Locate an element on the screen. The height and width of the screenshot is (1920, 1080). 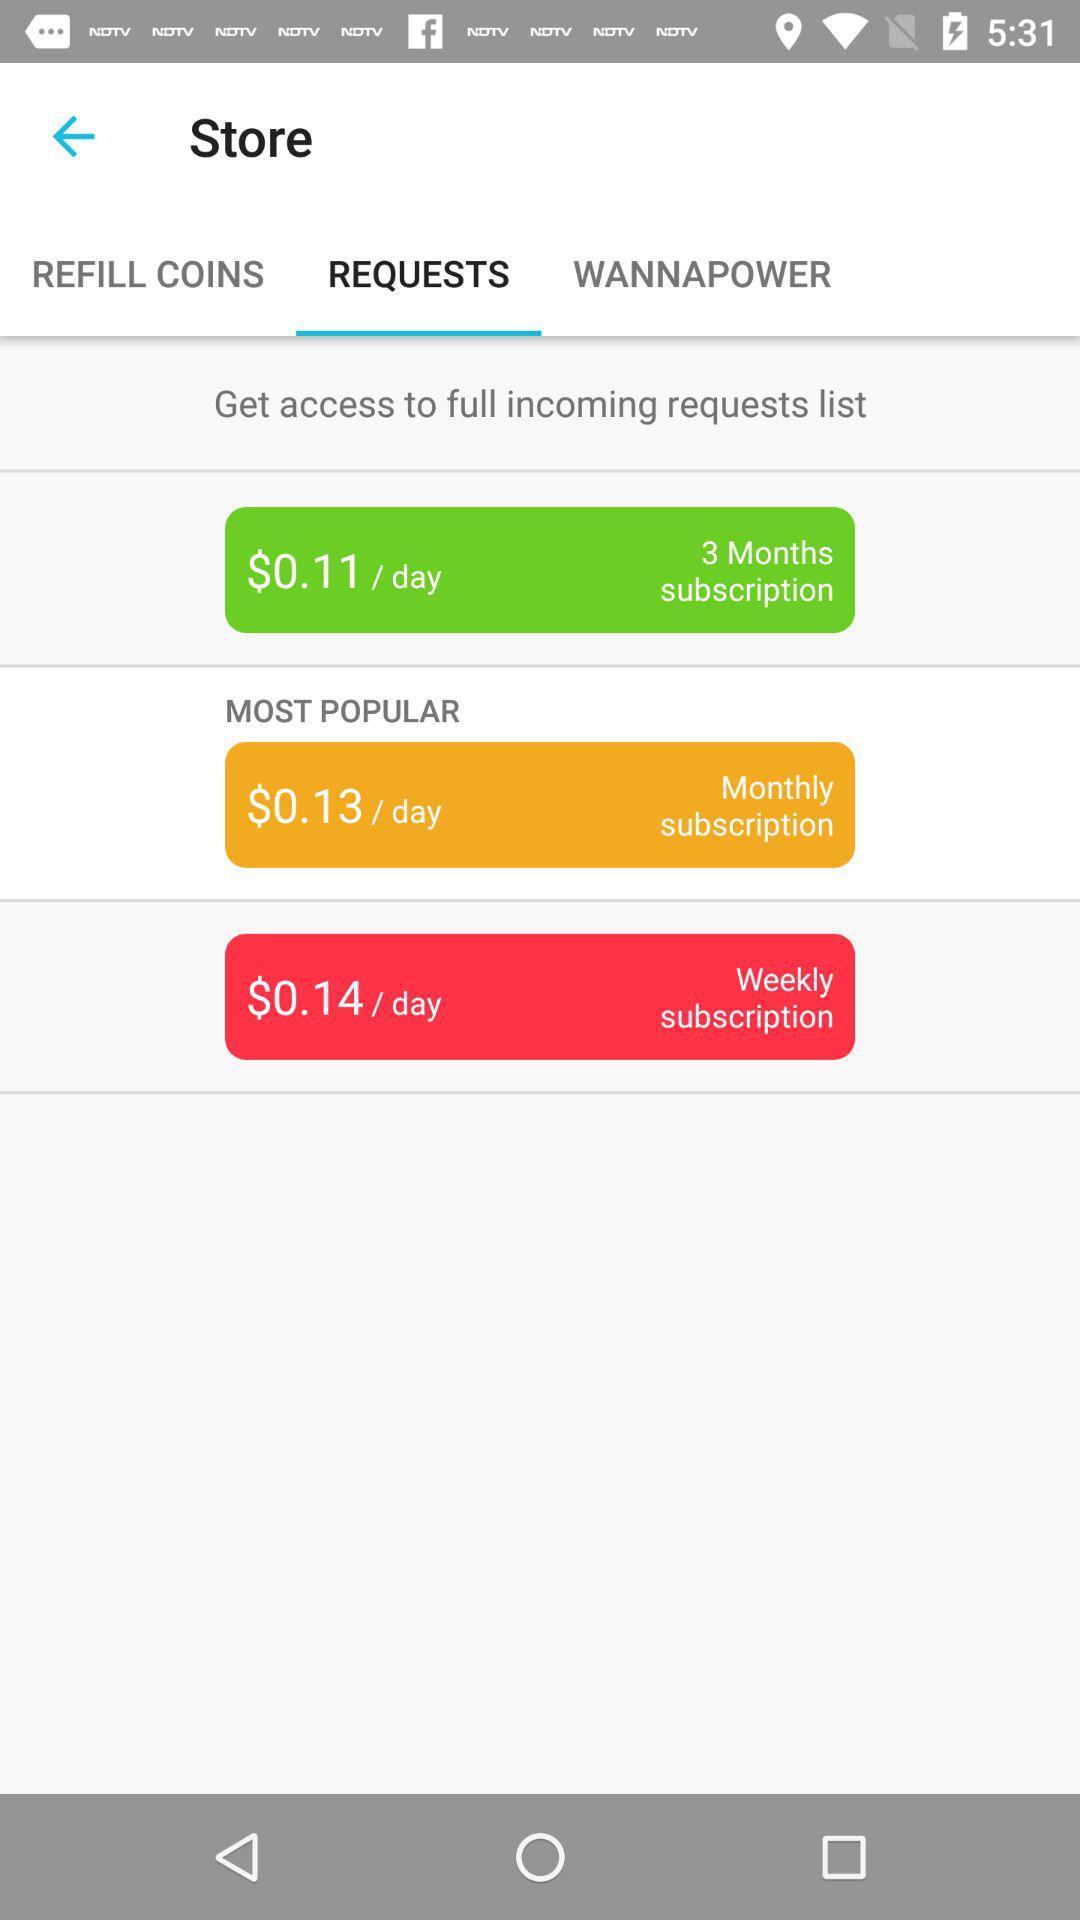
item above the most popular icon is located at coordinates (715, 569).